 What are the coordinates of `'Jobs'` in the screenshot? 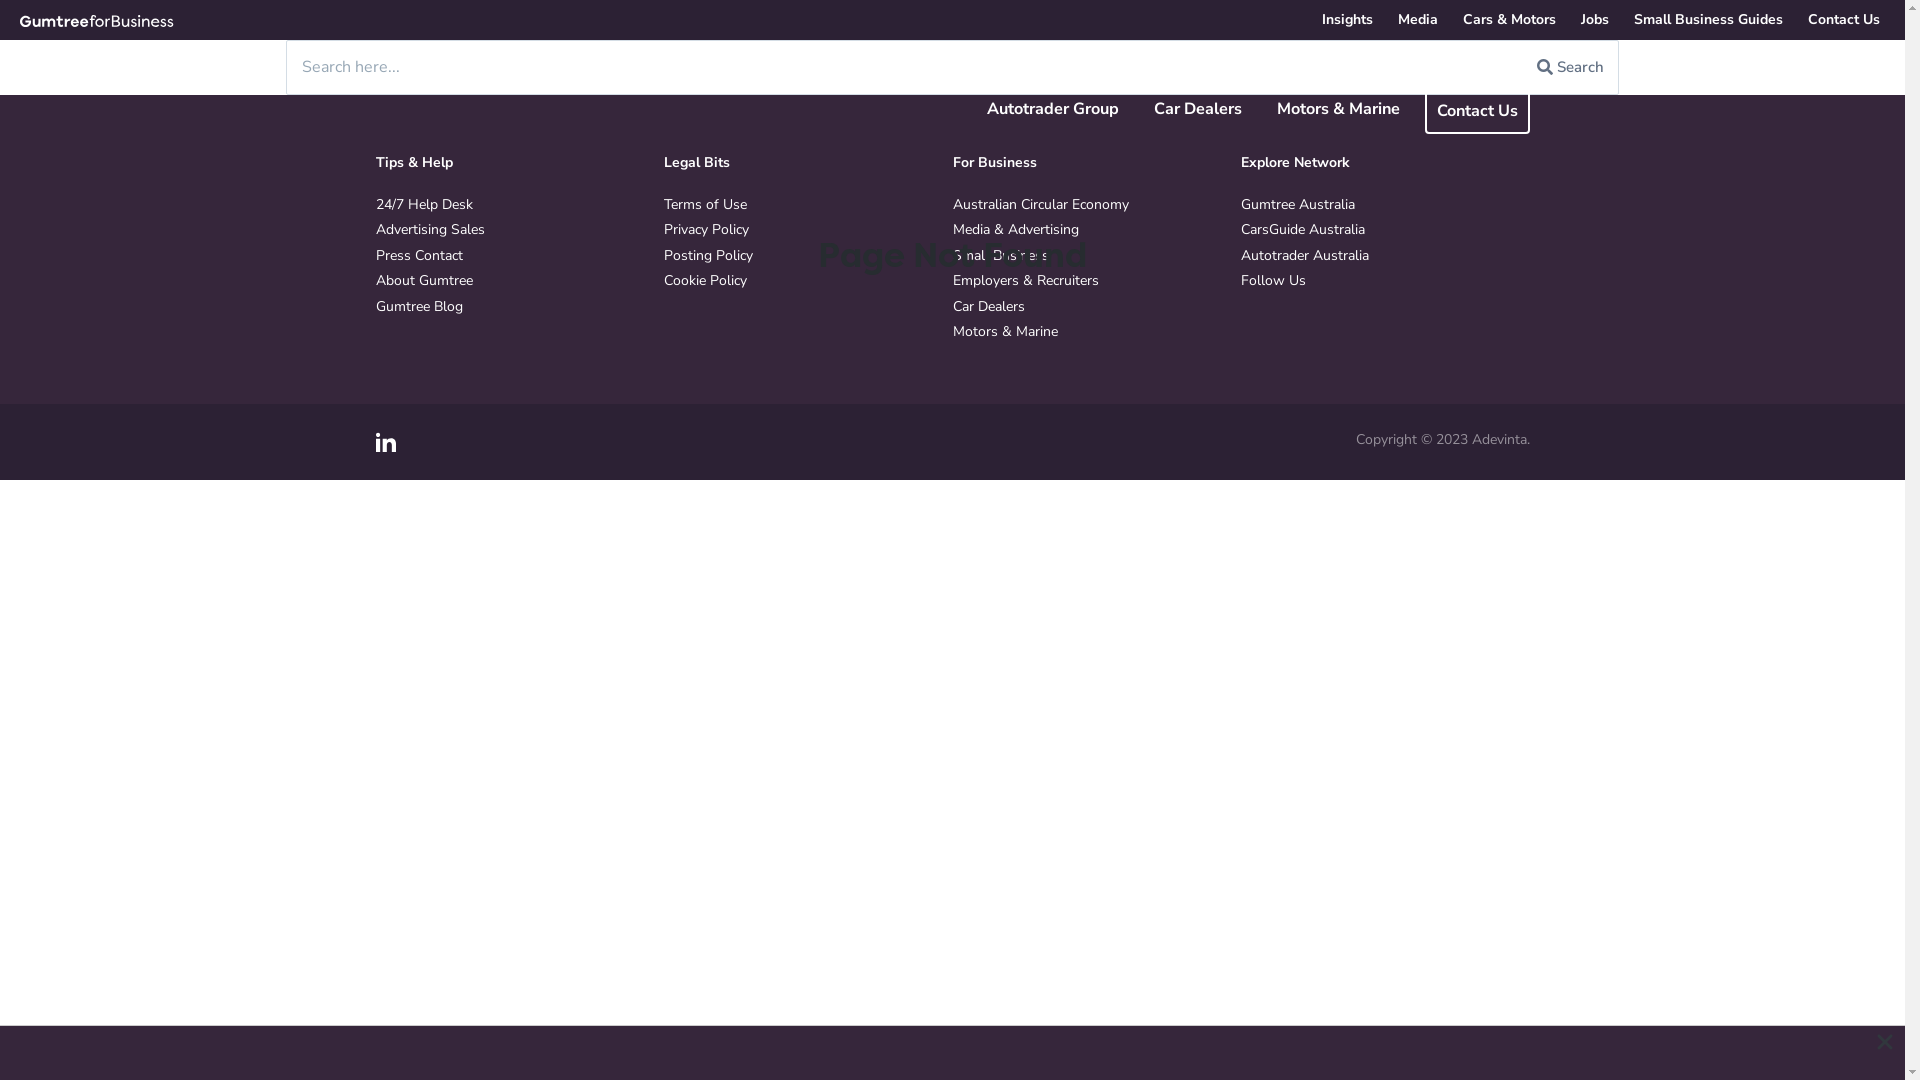 It's located at (1593, 19).